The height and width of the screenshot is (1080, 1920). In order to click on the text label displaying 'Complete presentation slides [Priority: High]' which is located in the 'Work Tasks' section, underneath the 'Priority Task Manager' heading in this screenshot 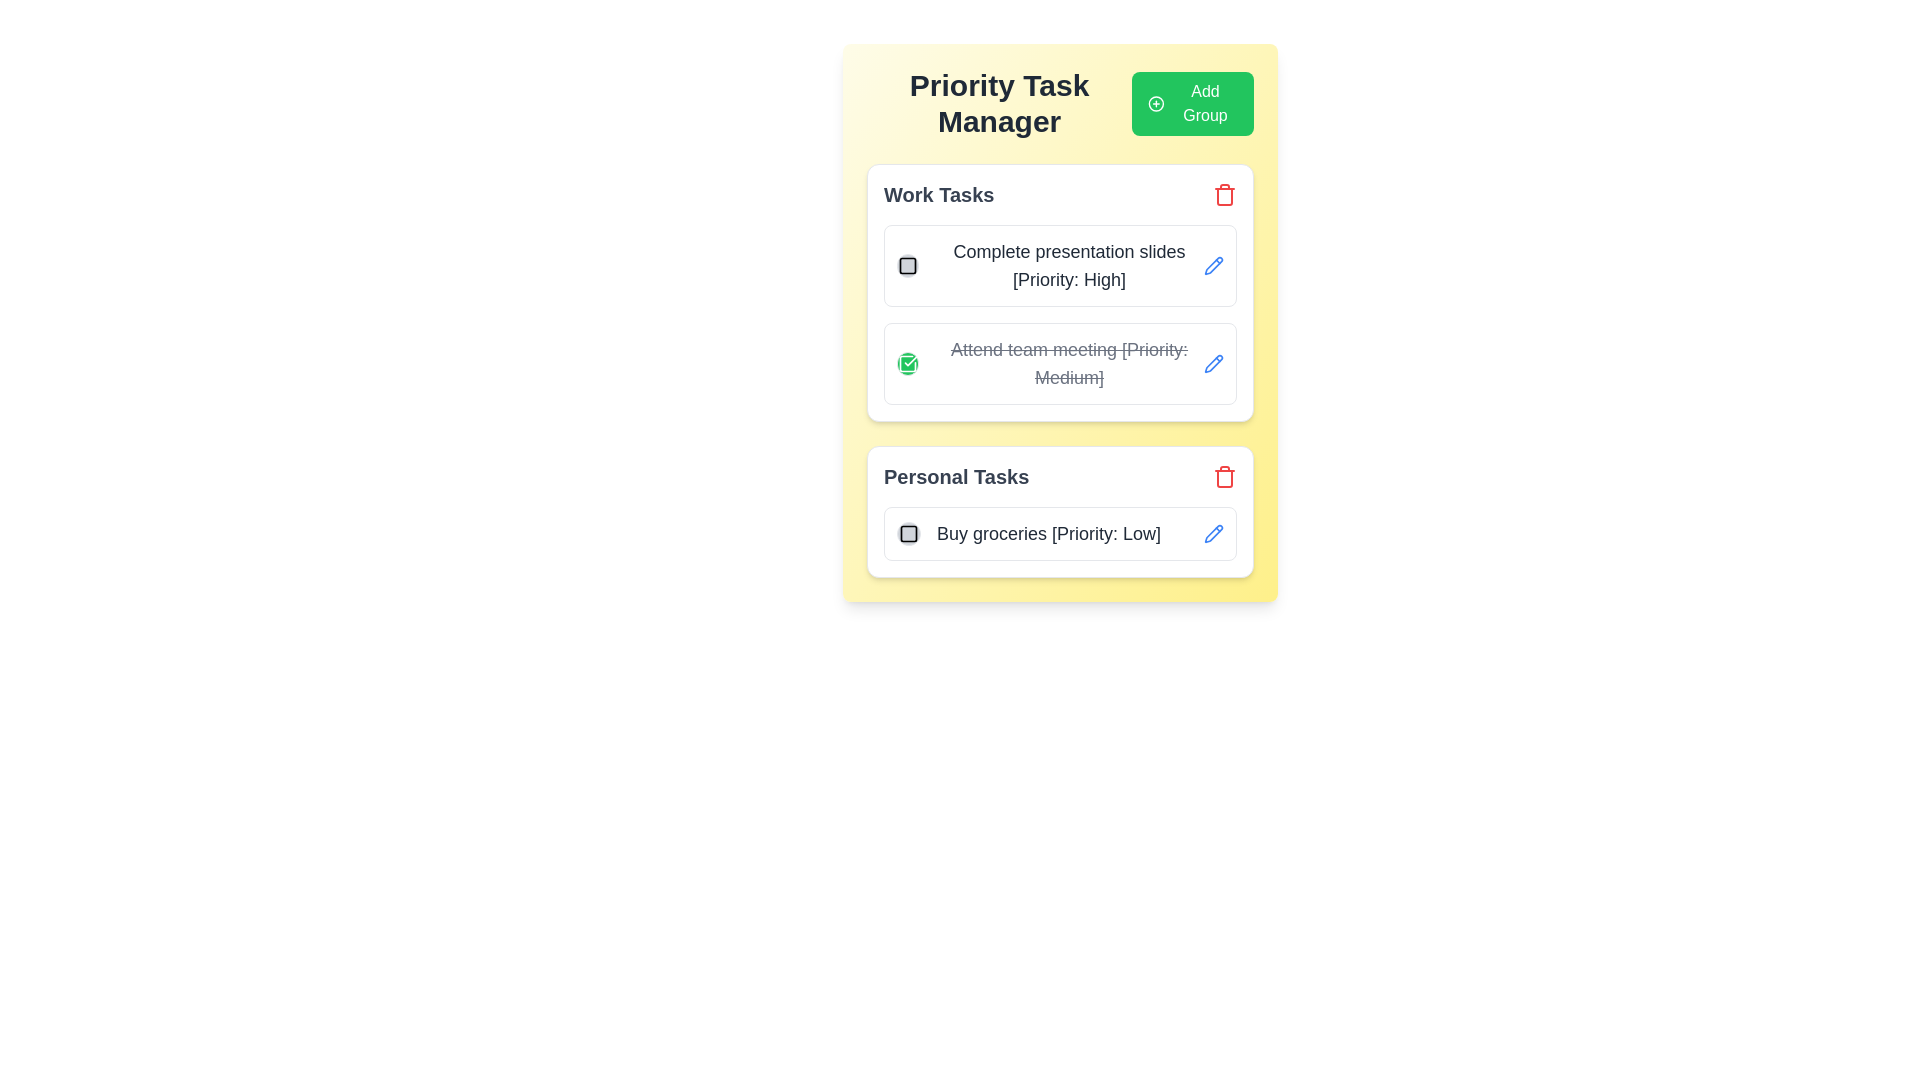, I will do `click(1049, 265)`.